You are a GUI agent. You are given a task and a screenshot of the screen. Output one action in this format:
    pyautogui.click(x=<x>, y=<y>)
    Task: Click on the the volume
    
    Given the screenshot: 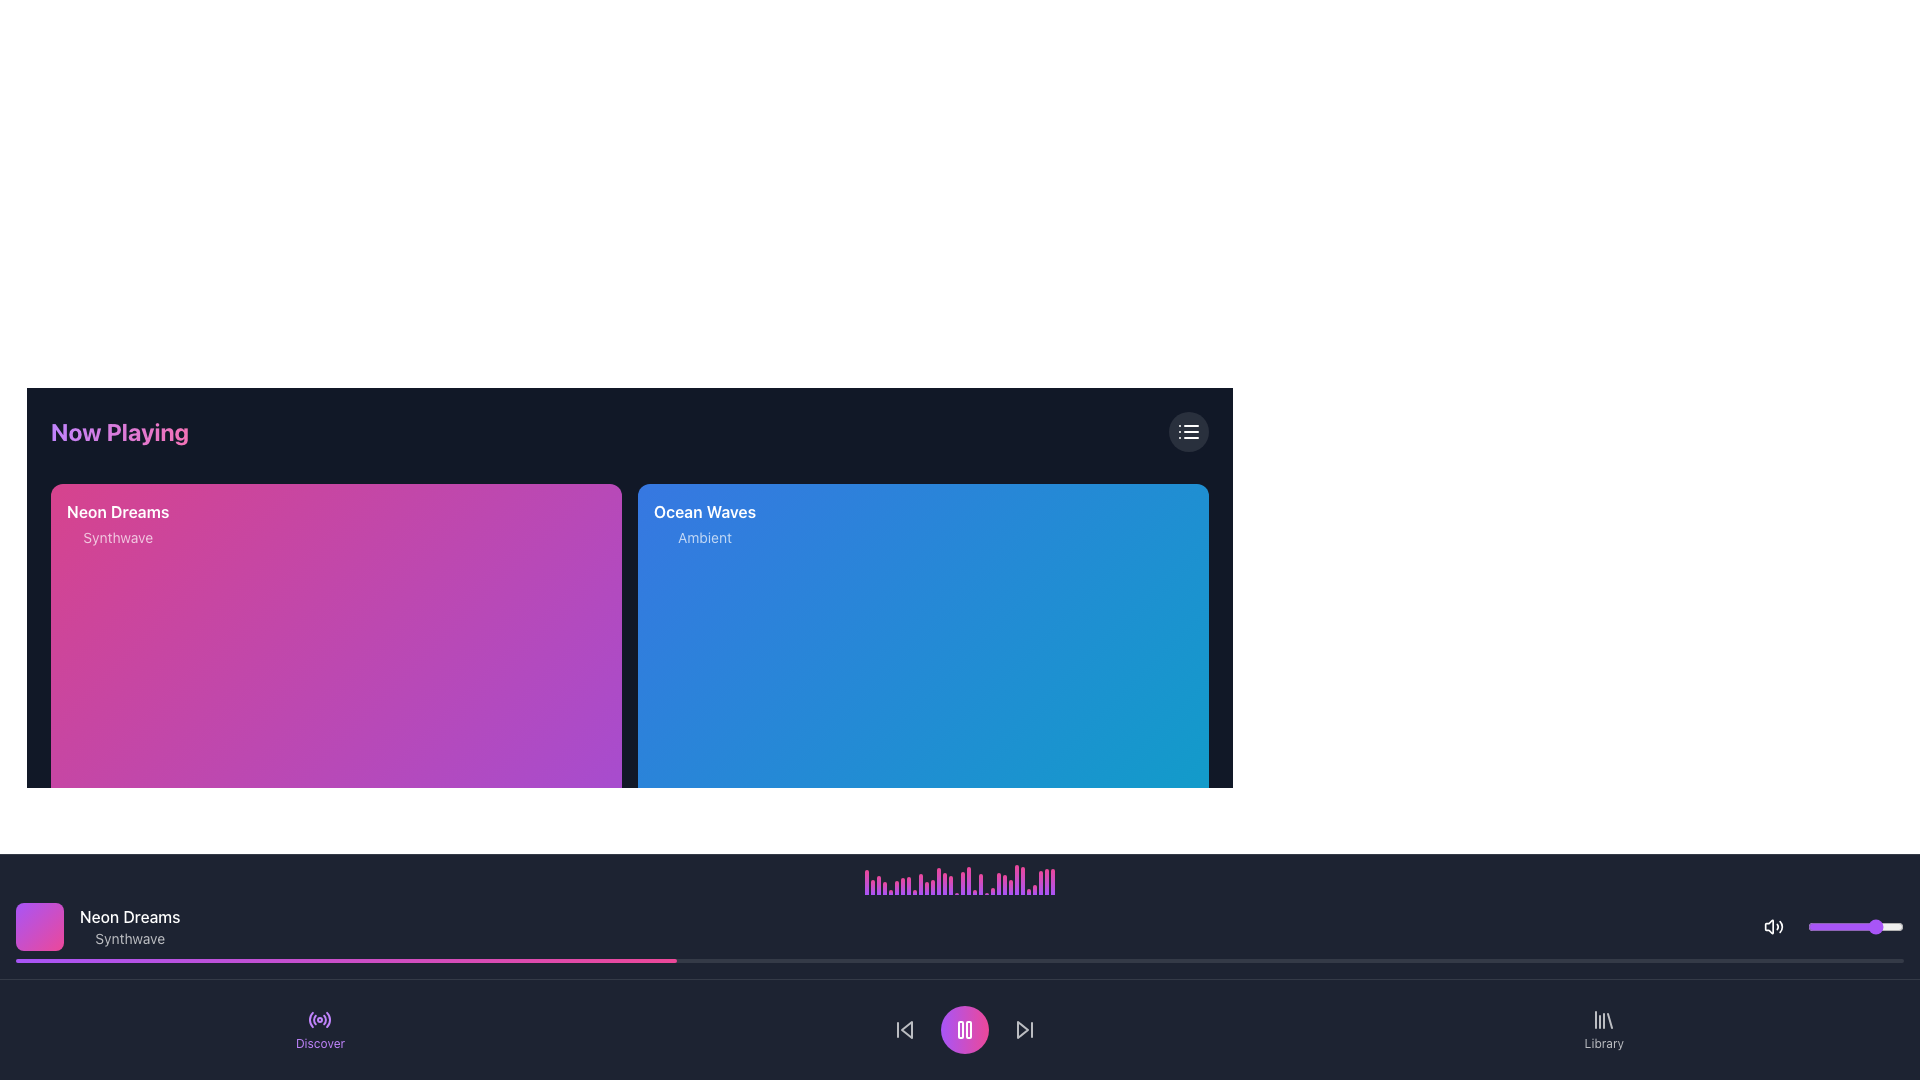 What is the action you would take?
    pyautogui.click(x=1867, y=926)
    